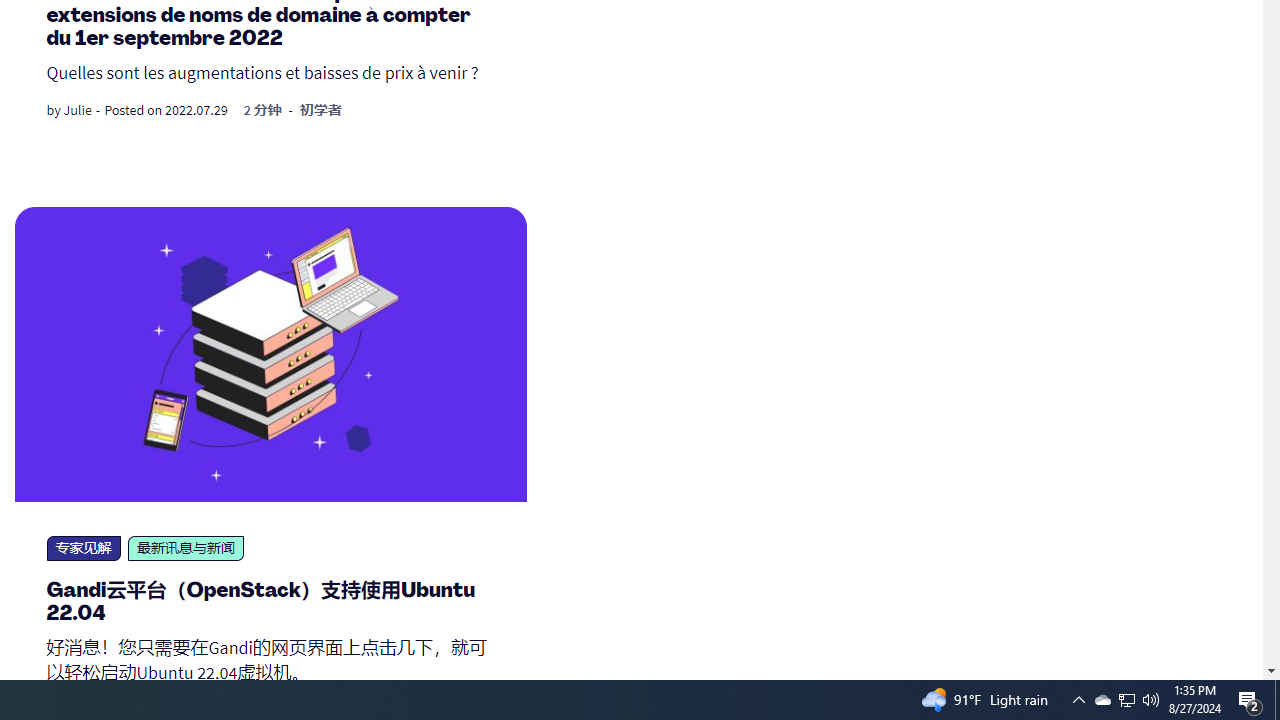 This screenshot has height=720, width=1280. What do you see at coordinates (77, 110) in the screenshot?
I see `'Julie'` at bounding box center [77, 110].